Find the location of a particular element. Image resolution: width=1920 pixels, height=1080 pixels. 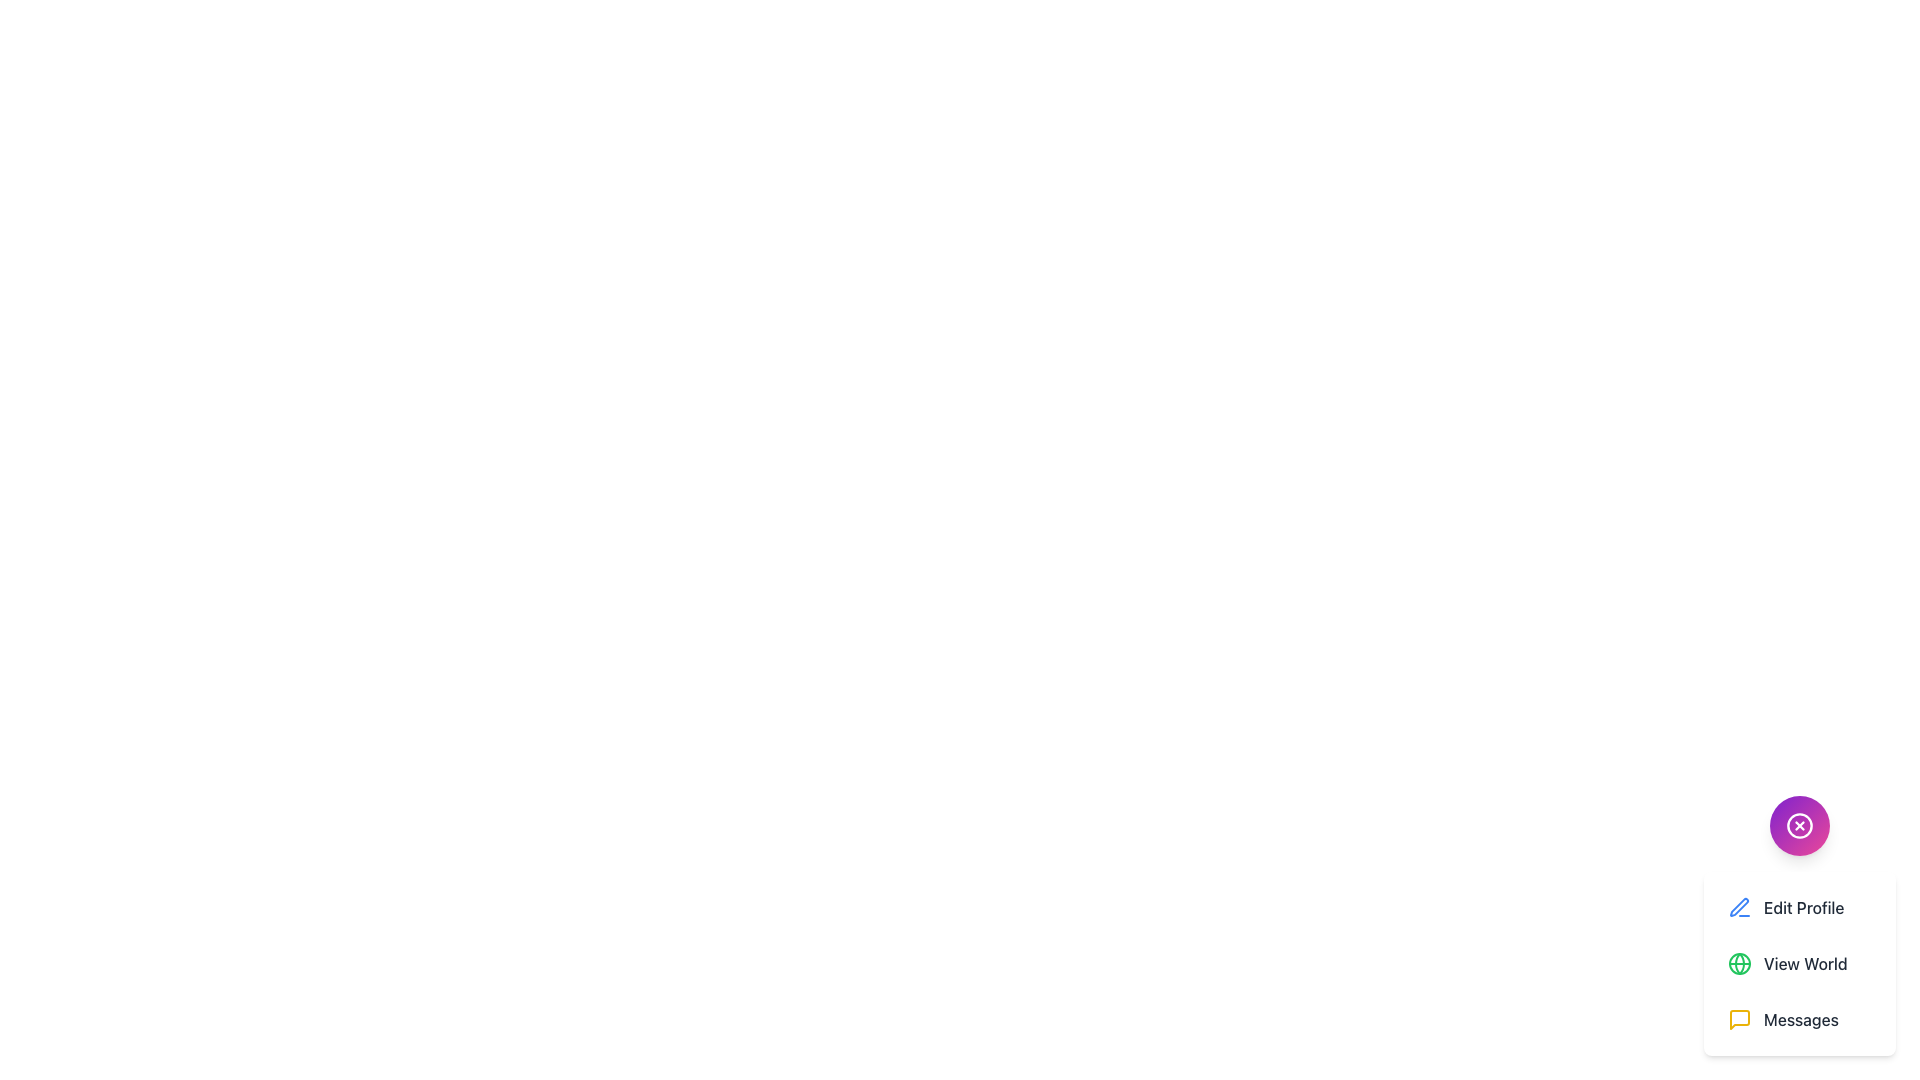

the 'Messages' button located at the bottom of a vertical list of buttons, which is positioned below the 'View World' button is located at coordinates (1800, 1019).